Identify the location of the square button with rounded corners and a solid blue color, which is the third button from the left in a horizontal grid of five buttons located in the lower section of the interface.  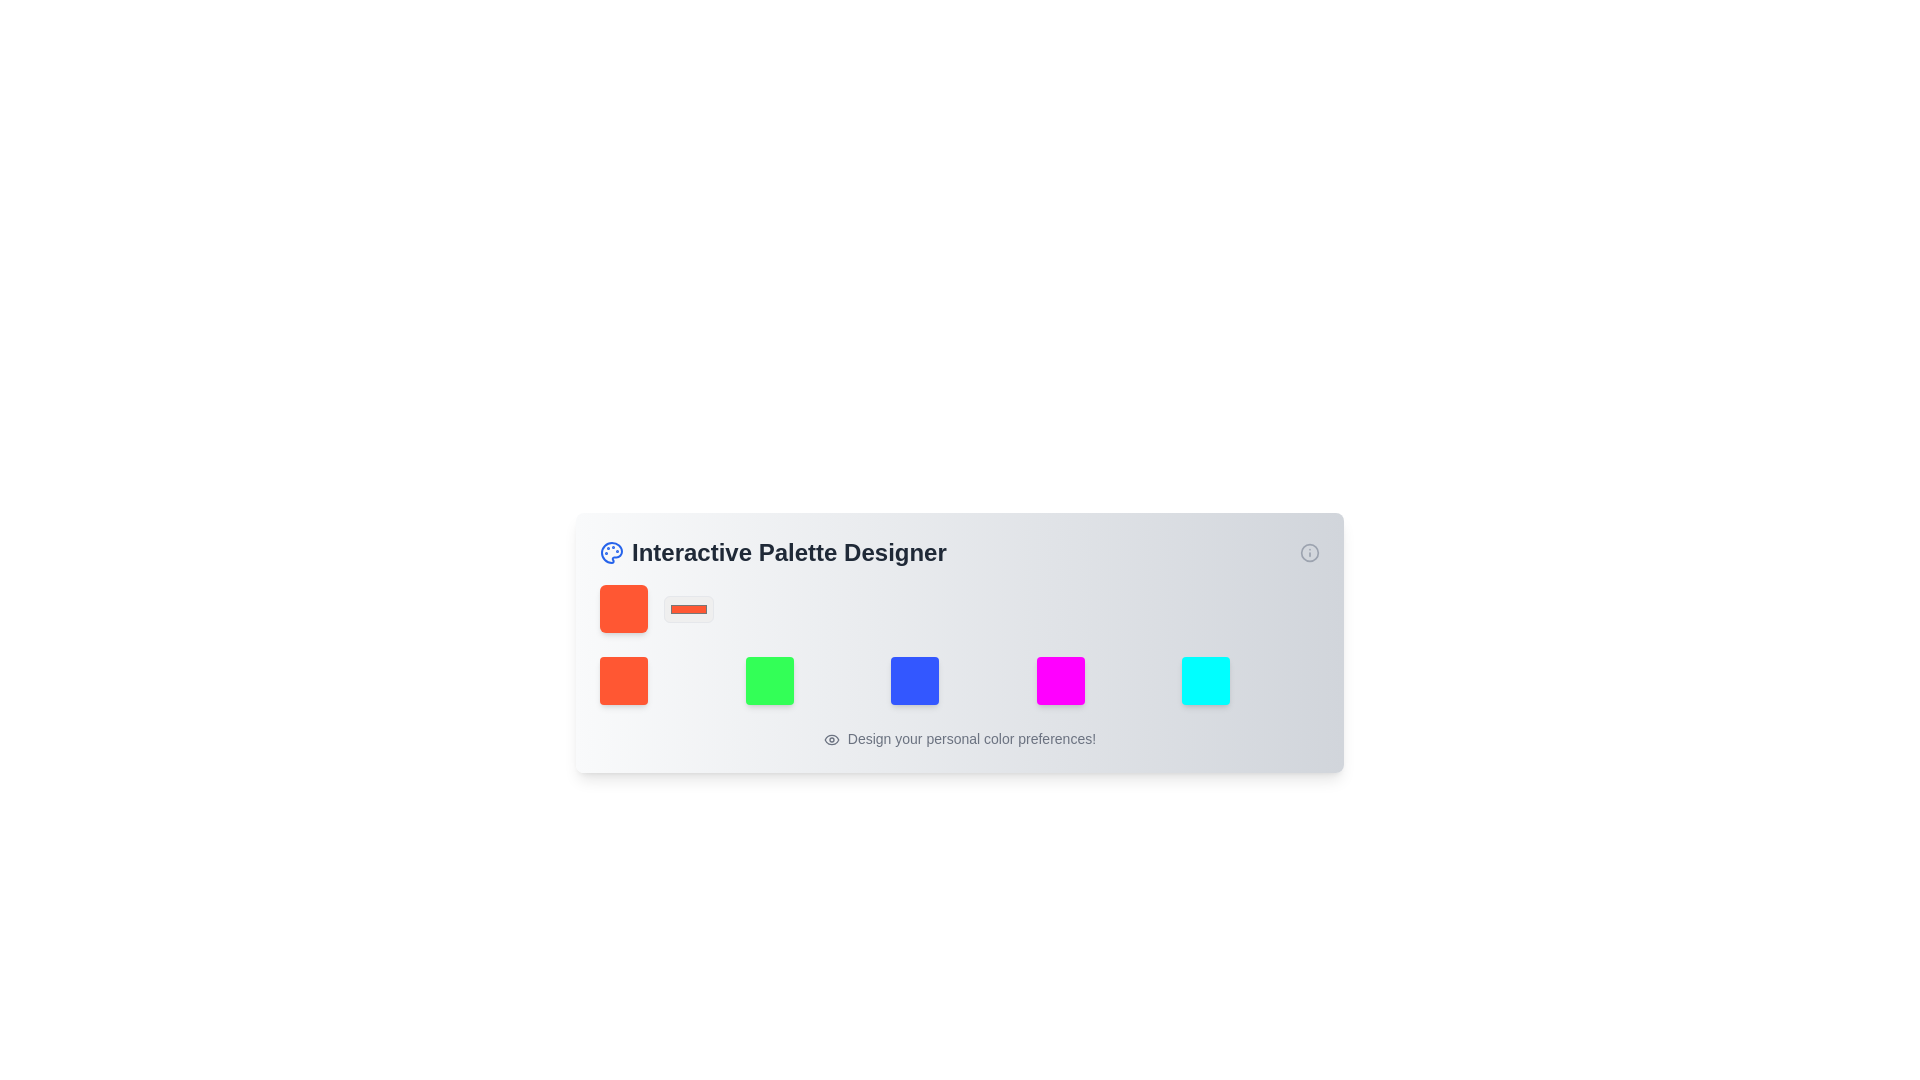
(914, 680).